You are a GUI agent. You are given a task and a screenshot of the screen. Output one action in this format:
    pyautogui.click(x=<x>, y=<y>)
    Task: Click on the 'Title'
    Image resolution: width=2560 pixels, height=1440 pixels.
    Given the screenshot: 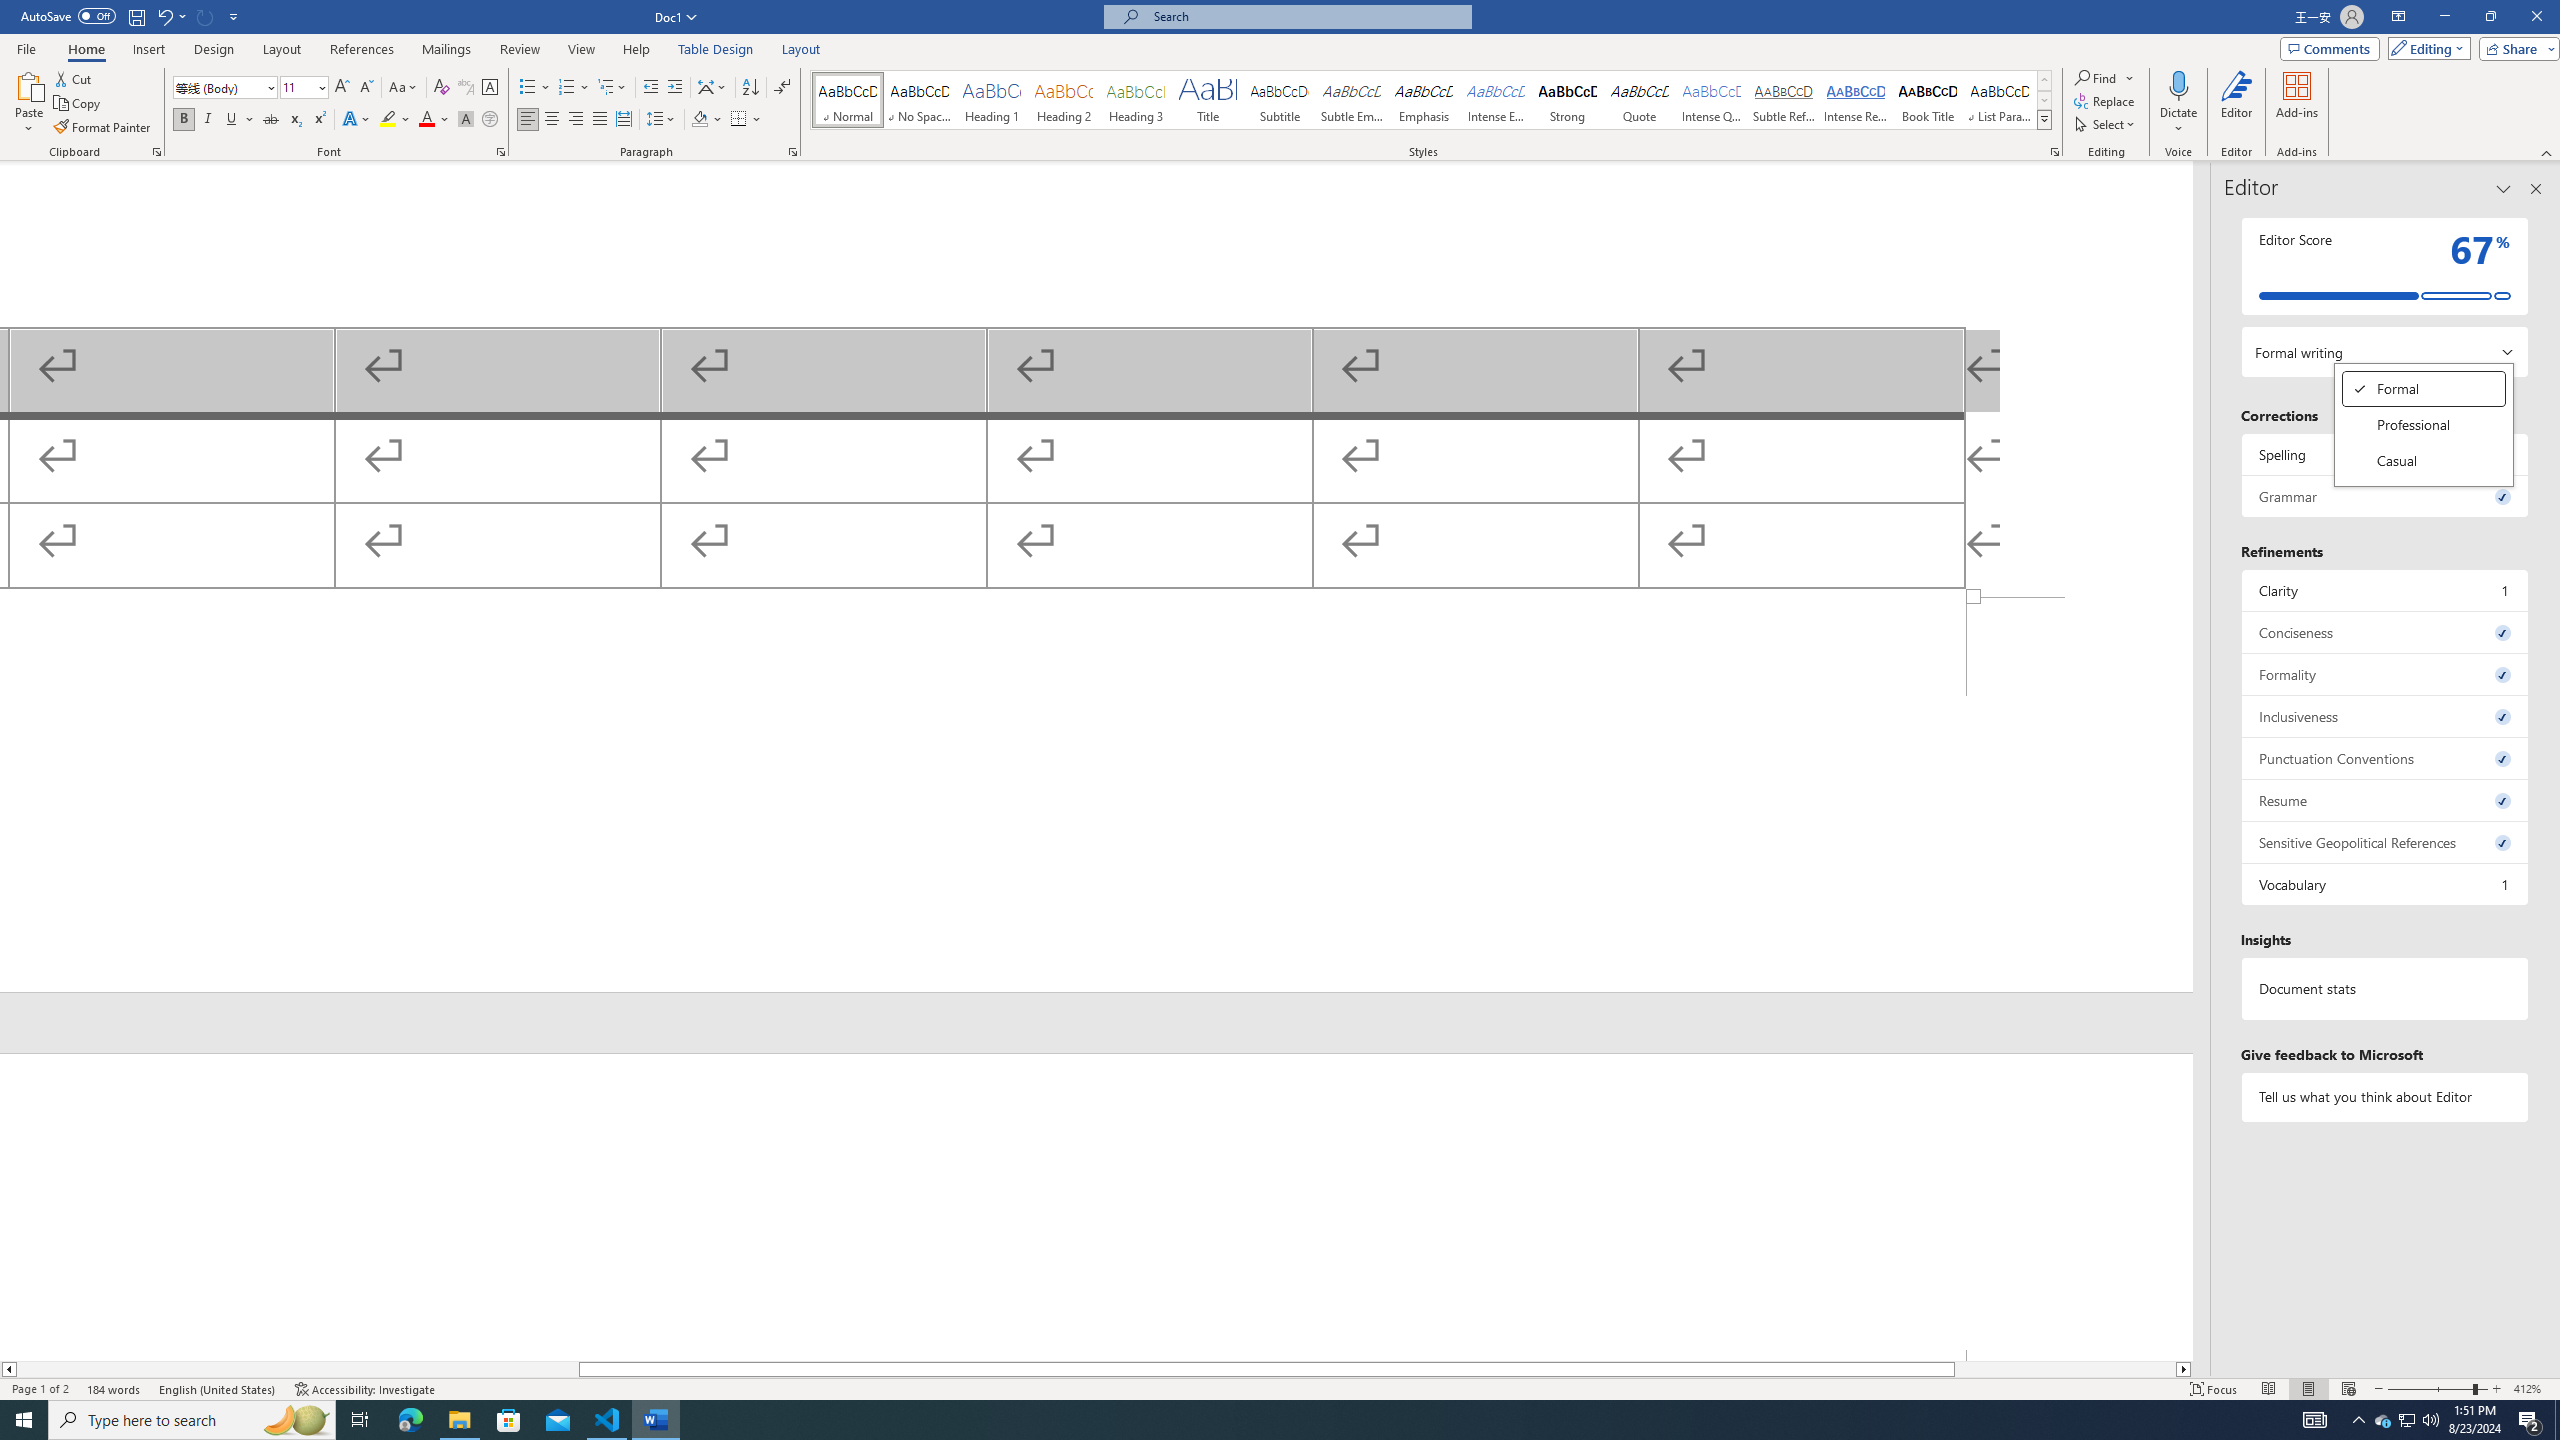 What is the action you would take?
    pyautogui.click(x=1207, y=99)
    